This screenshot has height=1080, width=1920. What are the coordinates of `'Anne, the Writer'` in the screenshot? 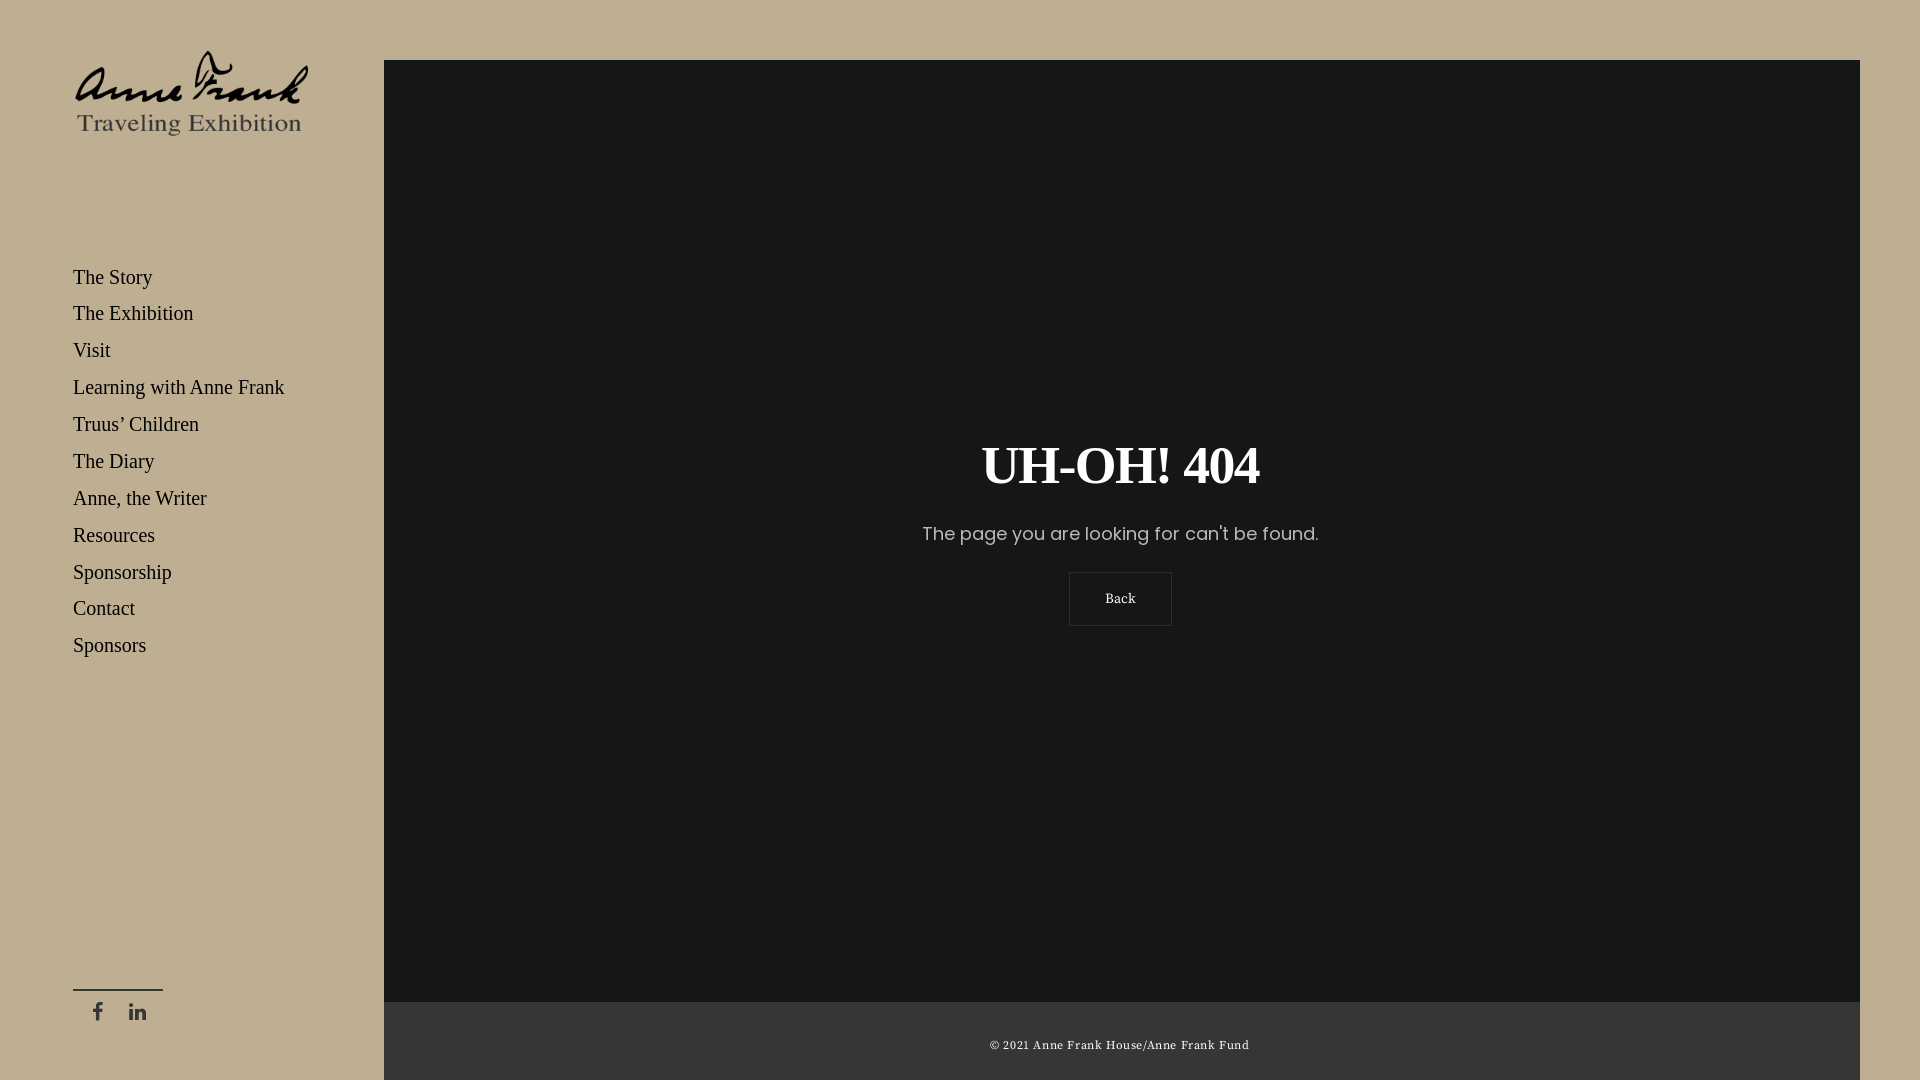 It's located at (192, 497).